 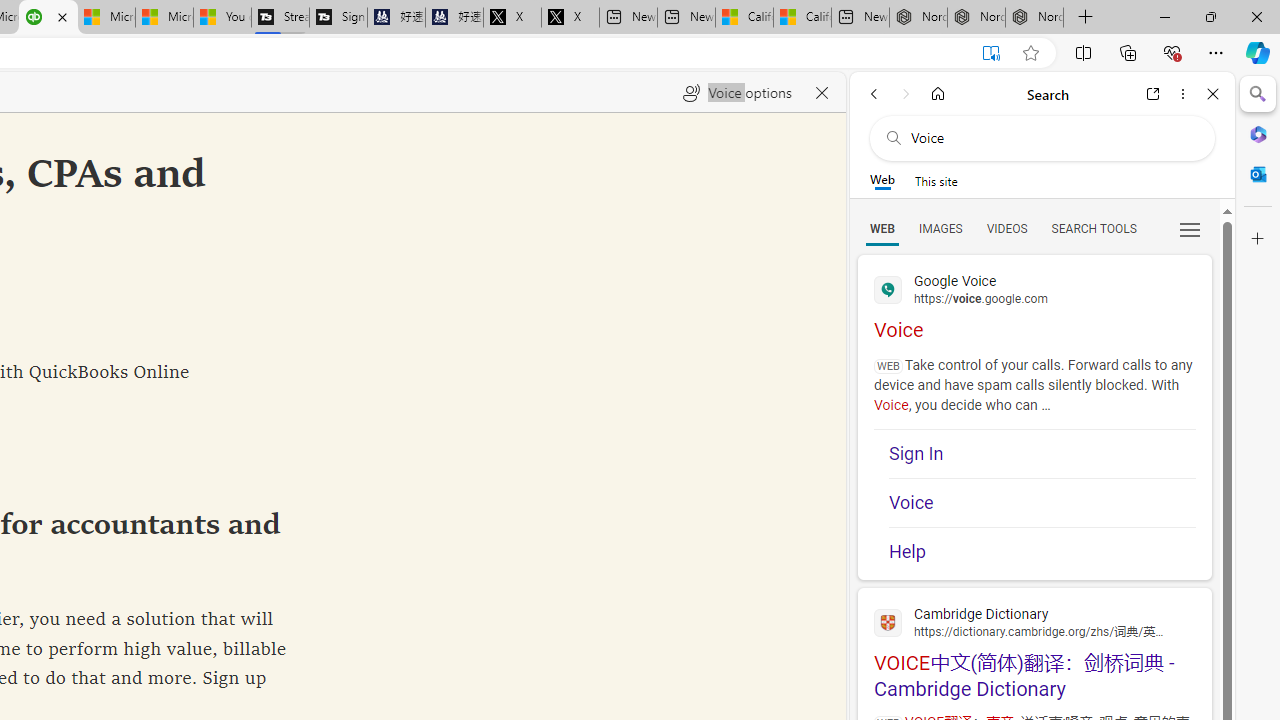 What do you see at coordinates (1257, 133) in the screenshot?
I see `'Microsoft 365'` at bounding box center [1257, 133].